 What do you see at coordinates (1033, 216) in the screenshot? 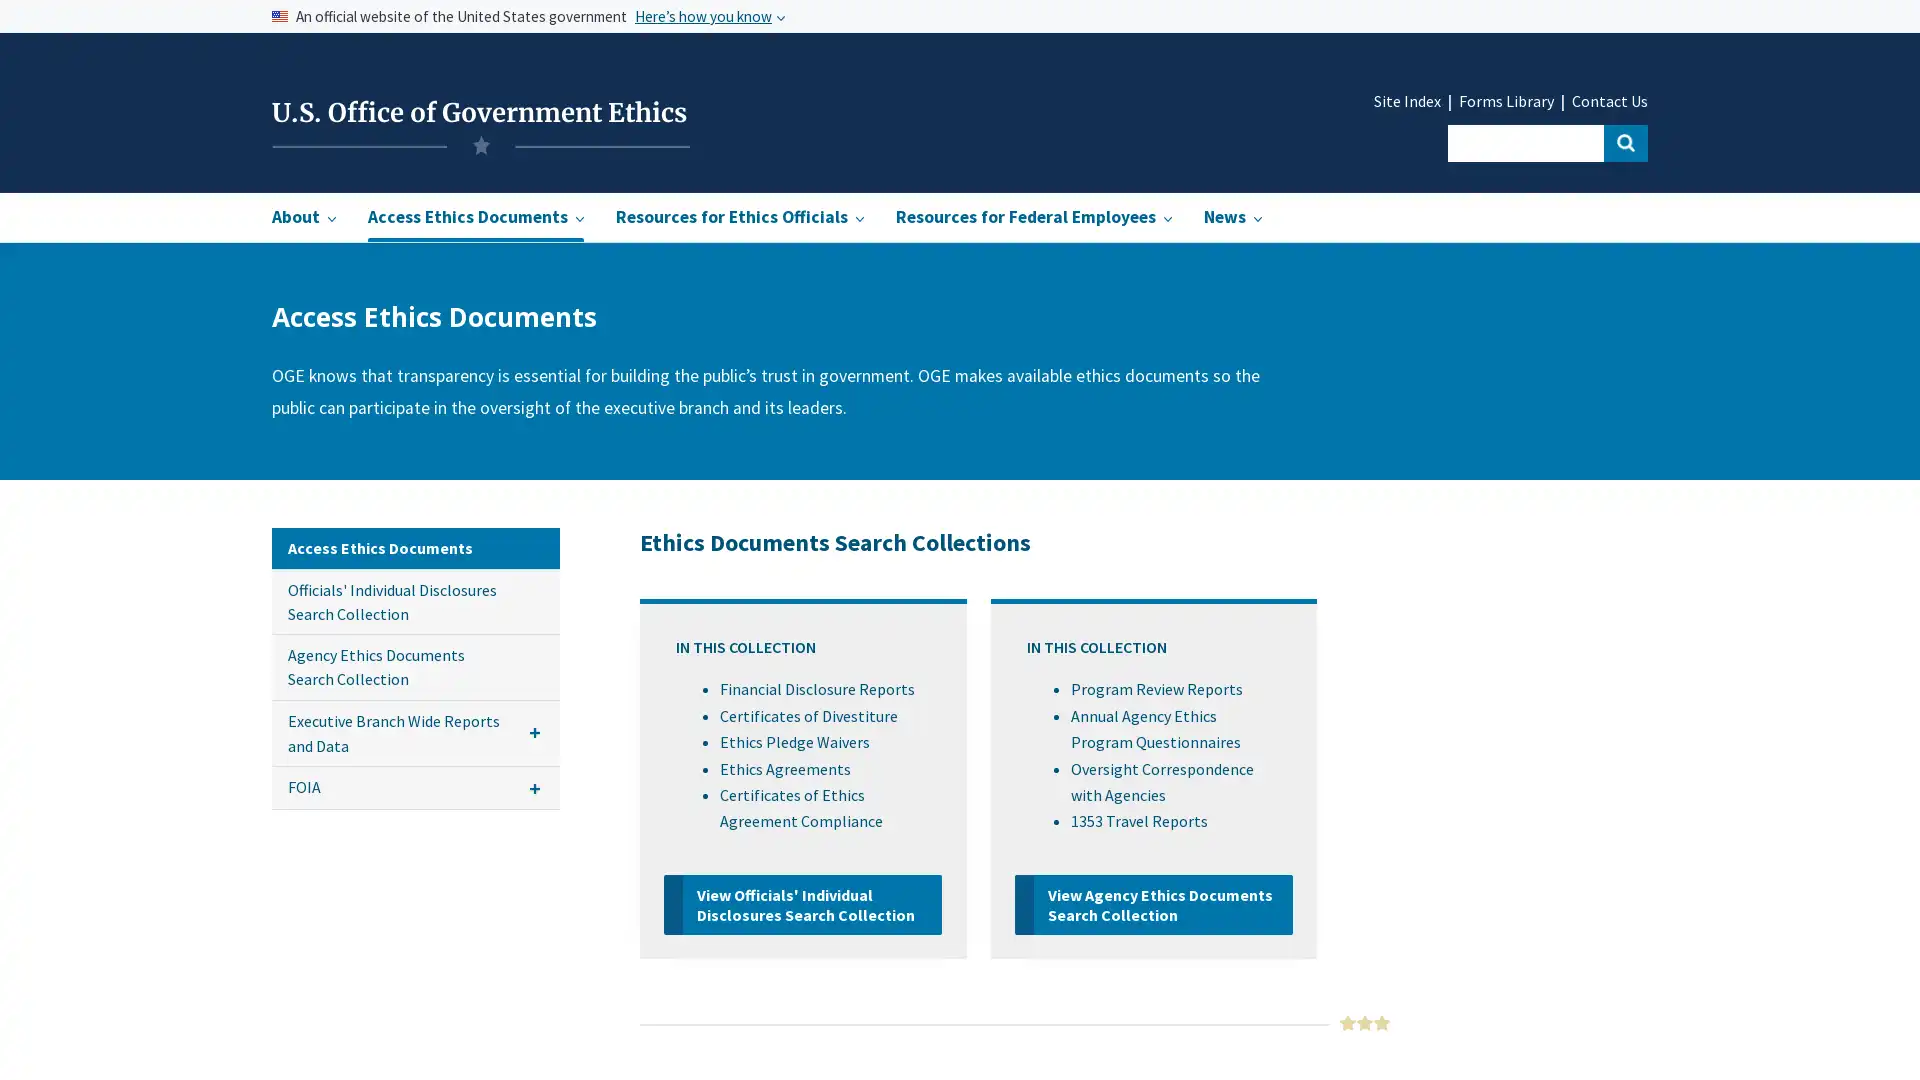
I see `Resources for Federal Employees` at bounding box center [1033, 216].